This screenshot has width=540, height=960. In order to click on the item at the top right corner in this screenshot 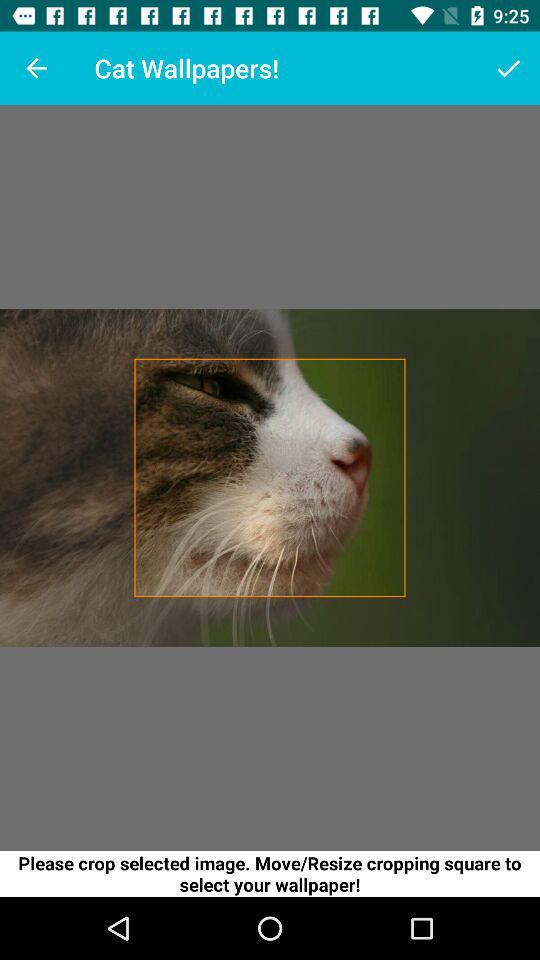, I will do `click(508, 68)`.